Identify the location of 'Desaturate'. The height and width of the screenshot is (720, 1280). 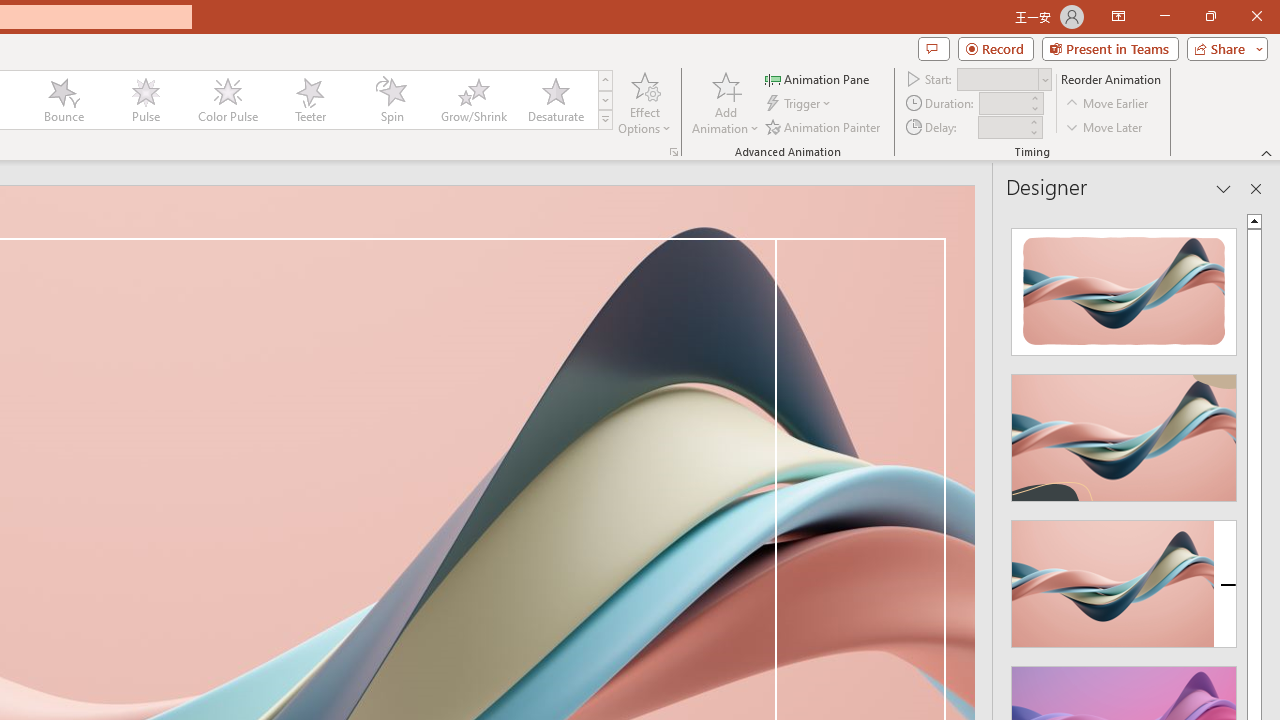
(555, 100).